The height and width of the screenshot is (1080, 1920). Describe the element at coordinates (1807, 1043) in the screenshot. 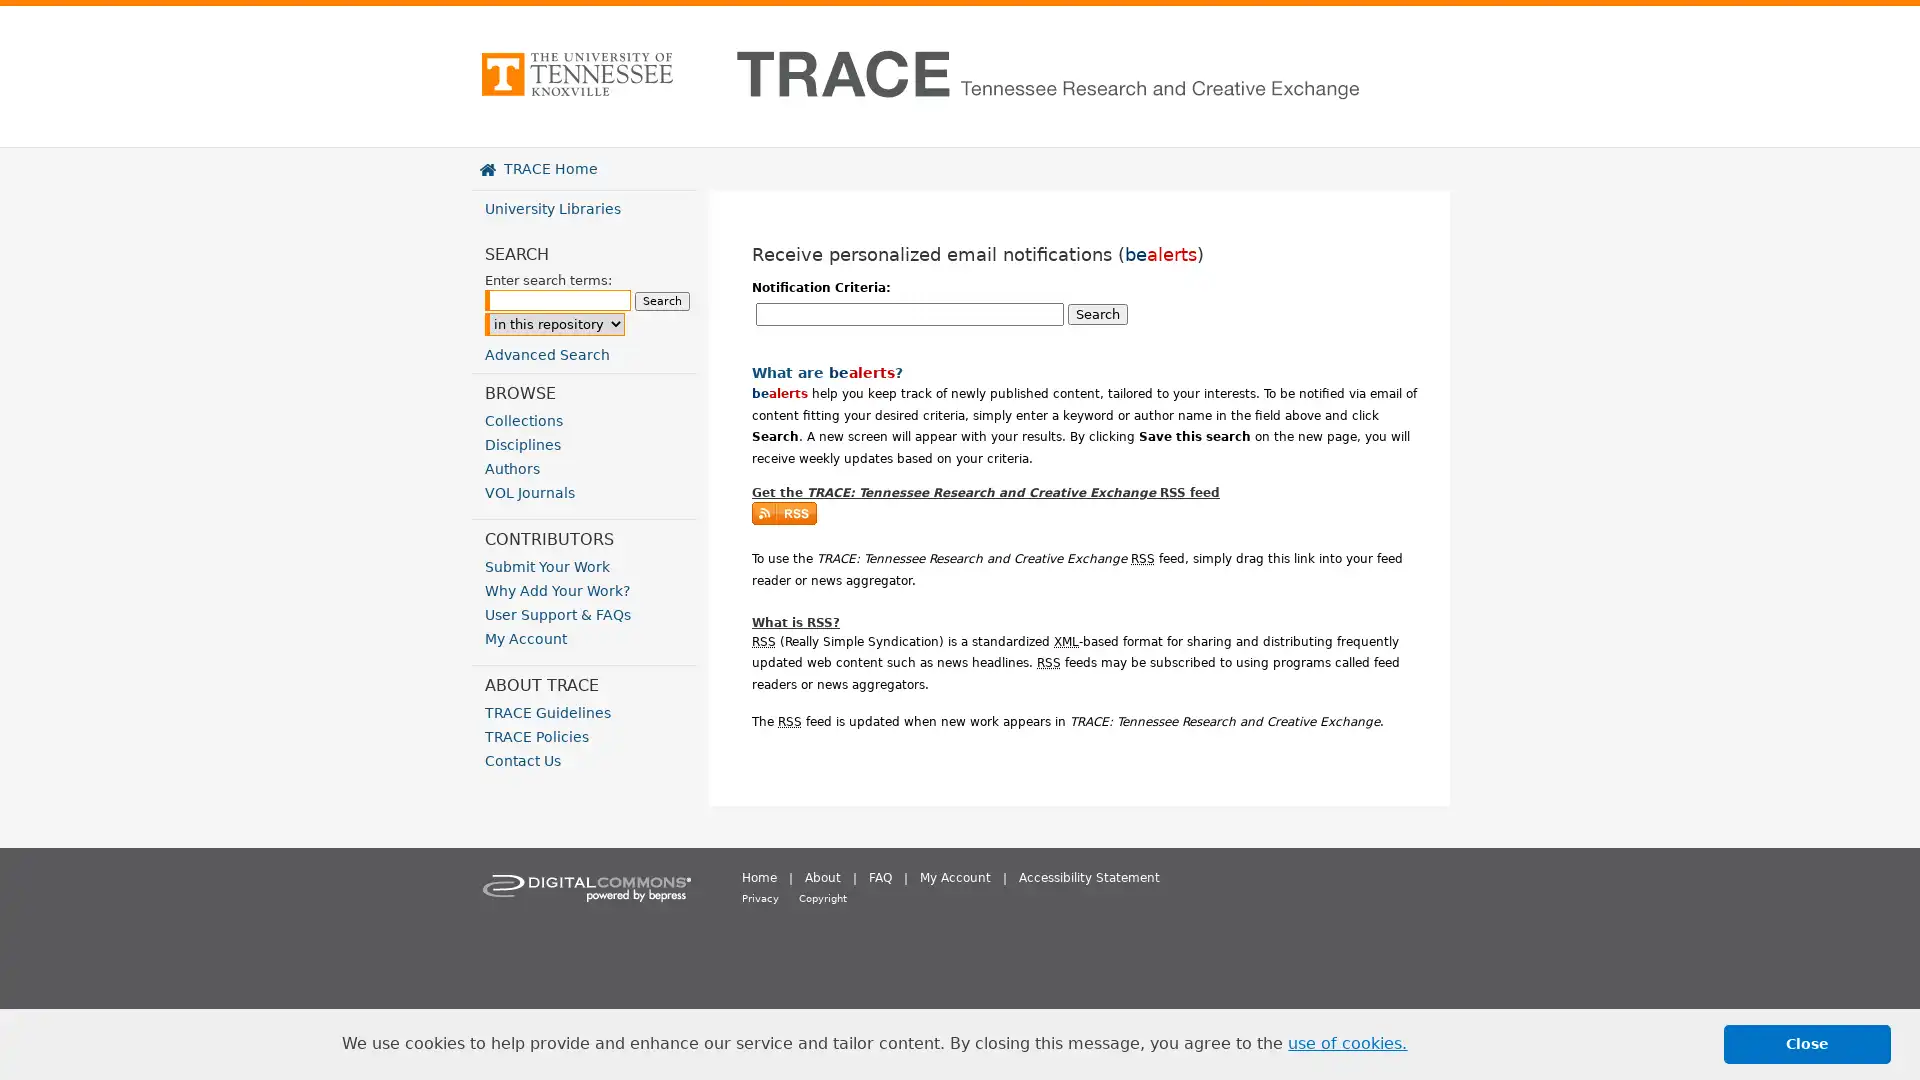

I see `dismiss cookie message` at that location.